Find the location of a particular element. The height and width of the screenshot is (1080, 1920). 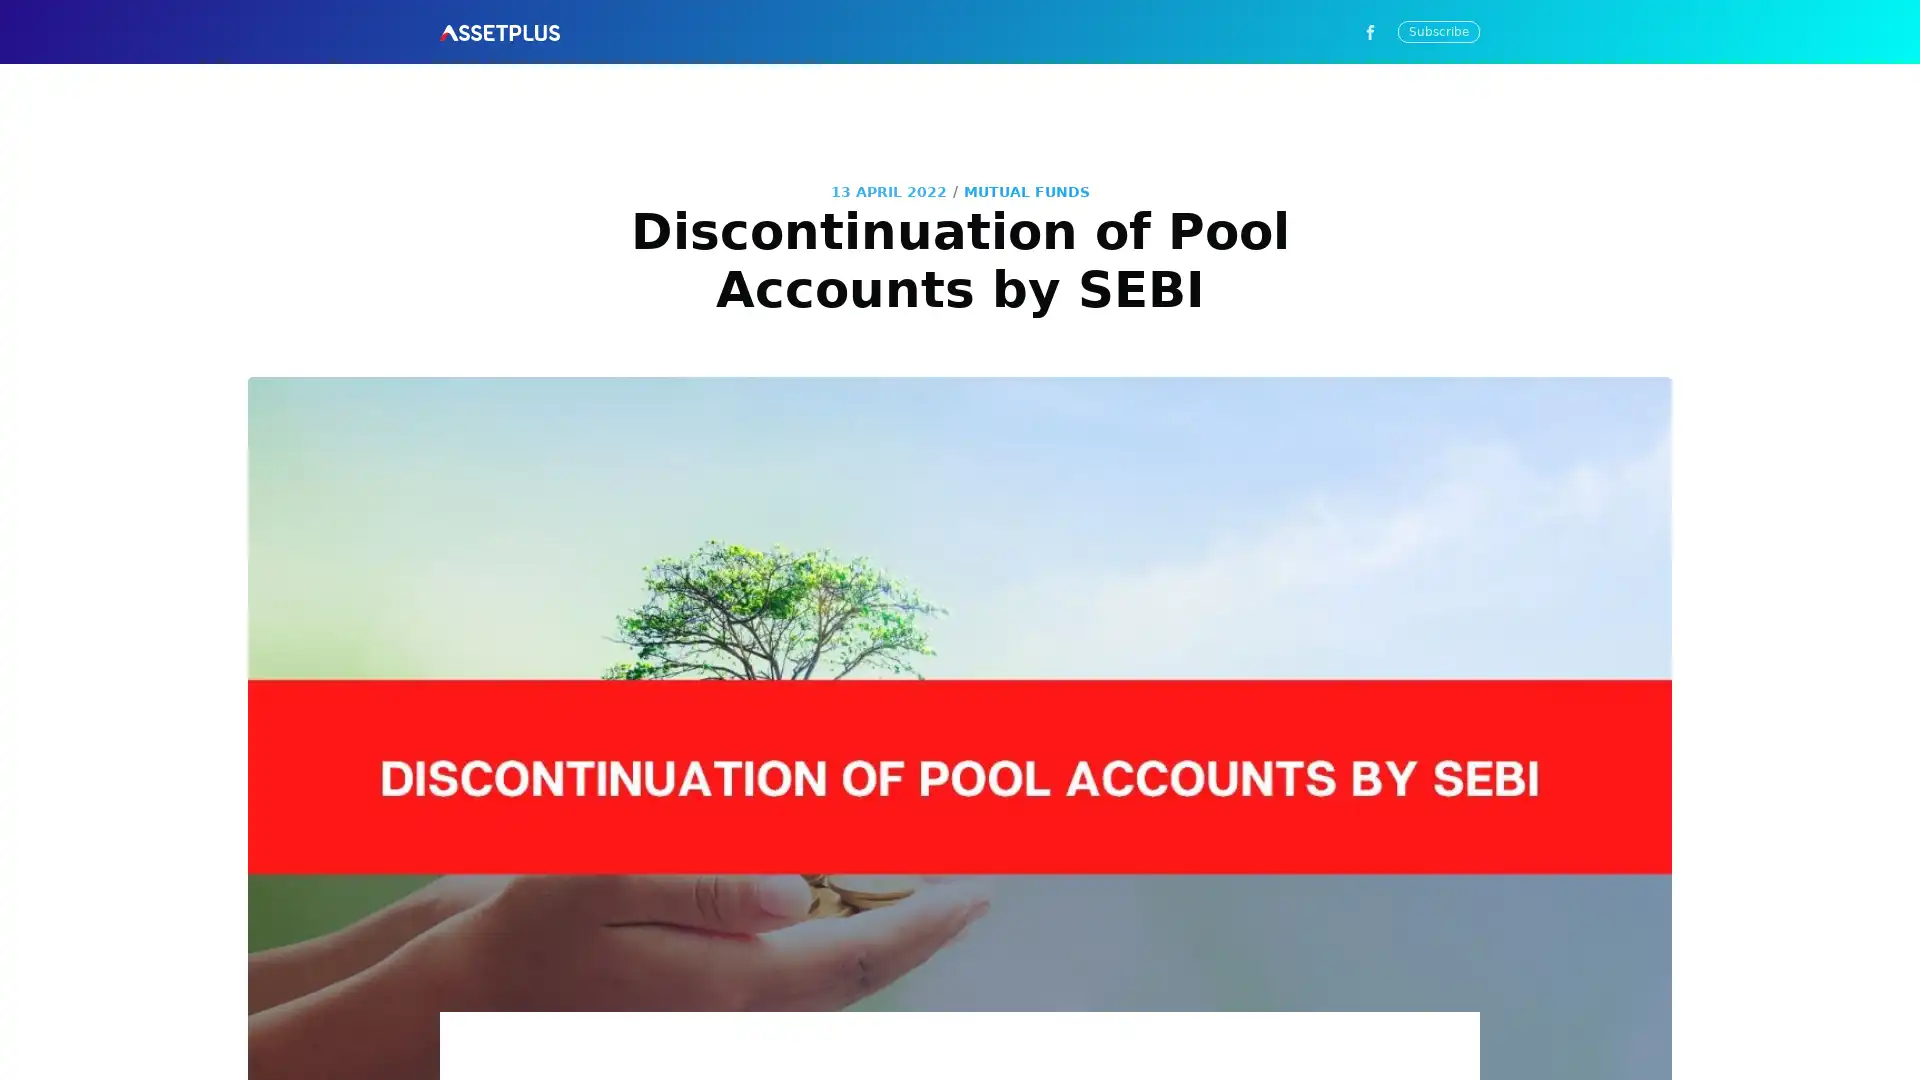

Subscribe is located at coordinates (1142, 613).